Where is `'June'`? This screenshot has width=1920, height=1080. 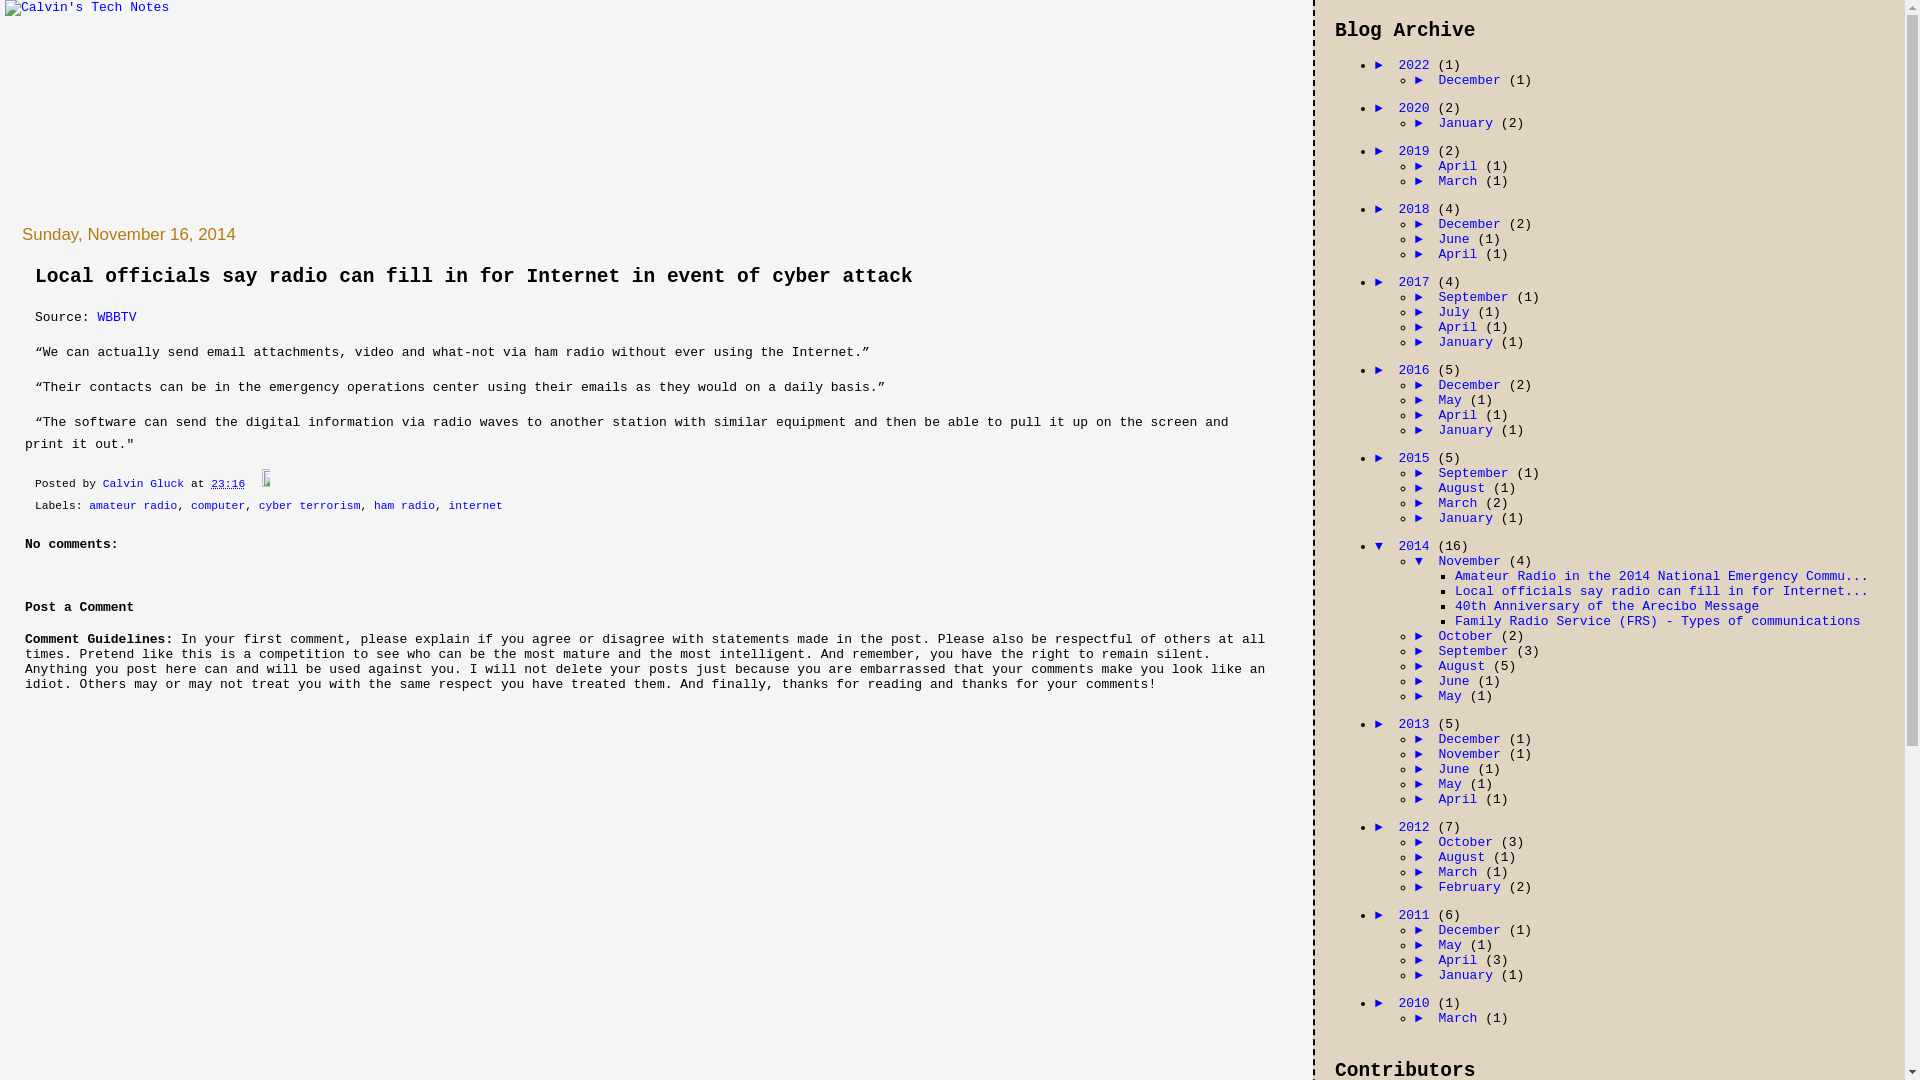 'June' is located at coordinates (1457, 238).